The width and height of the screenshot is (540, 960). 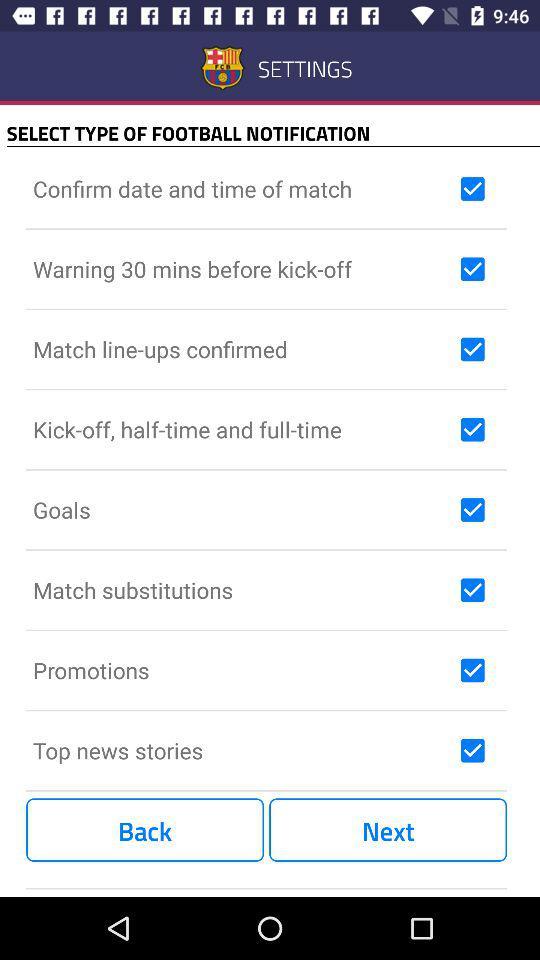 I want to click on the item next to back item, so click(x=388, y=830).